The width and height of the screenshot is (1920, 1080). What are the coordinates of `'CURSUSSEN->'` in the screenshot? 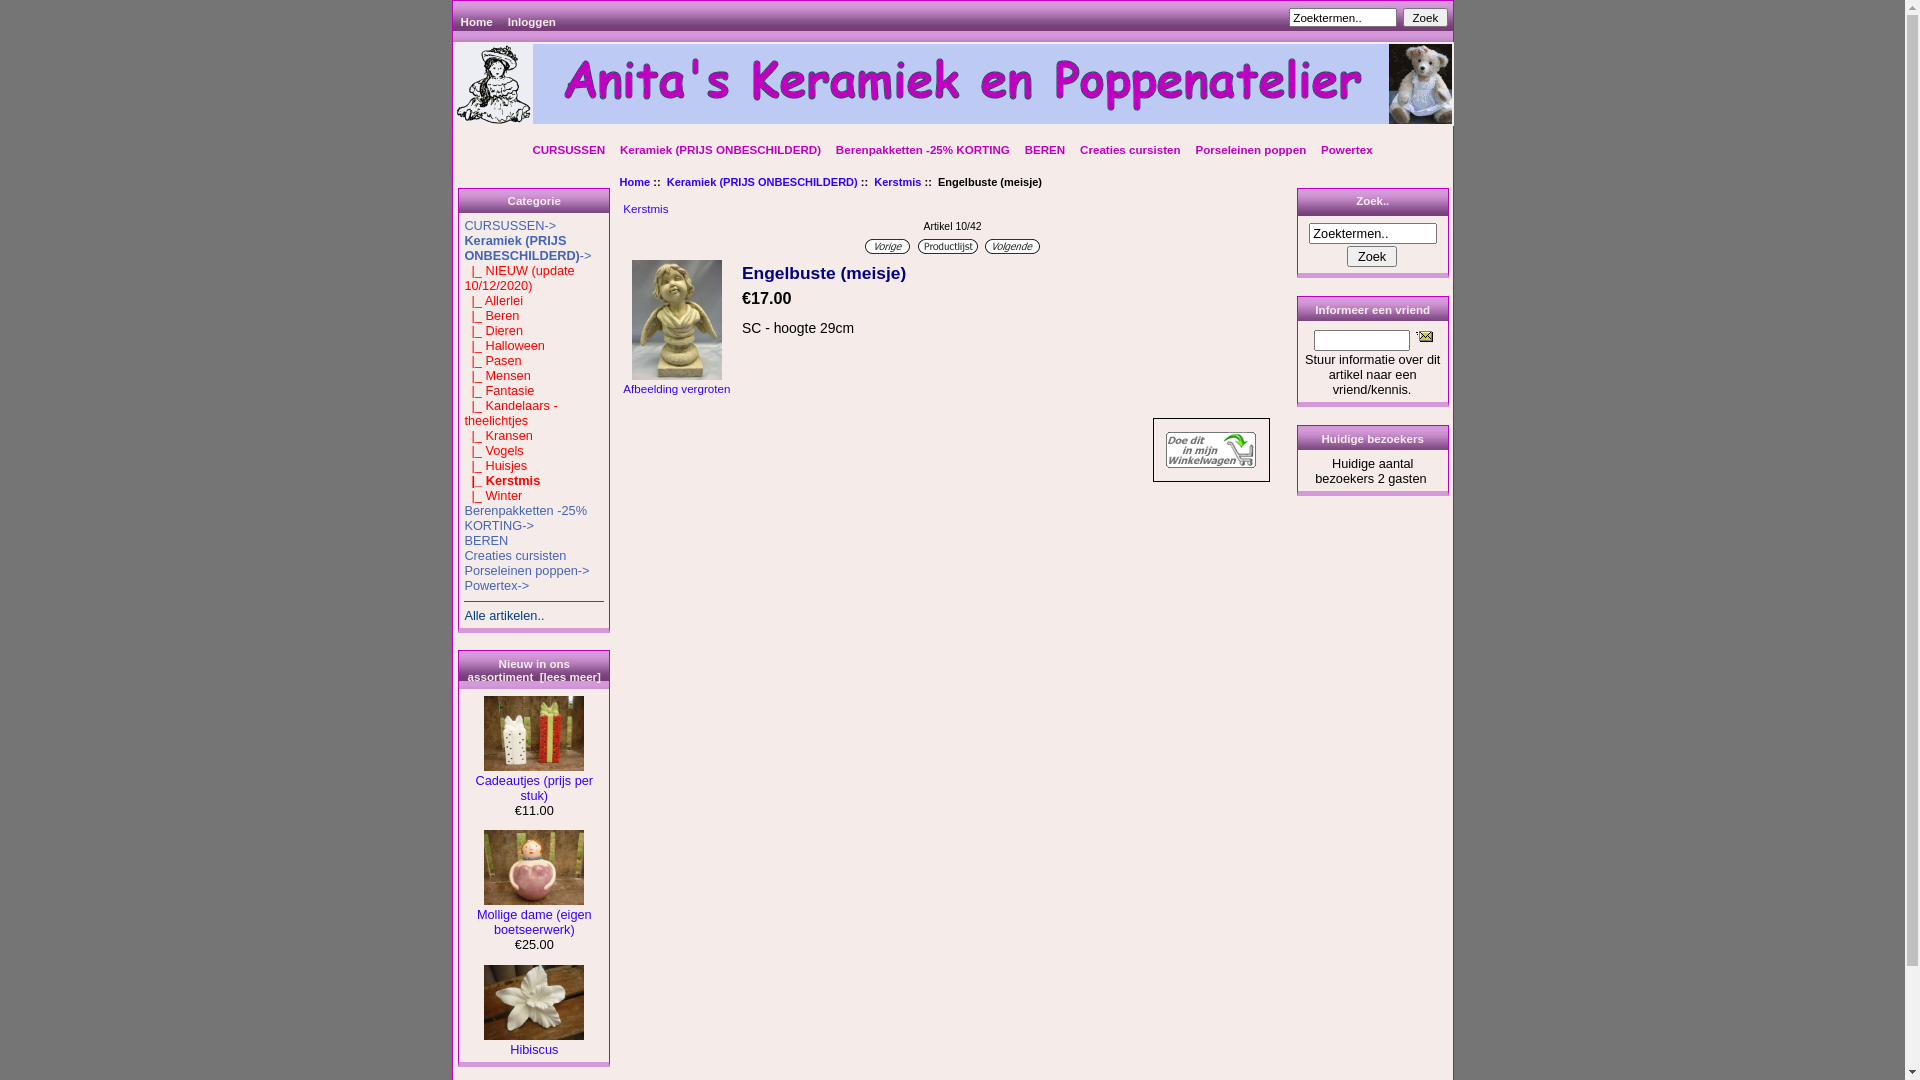 It's located at (509, 225).